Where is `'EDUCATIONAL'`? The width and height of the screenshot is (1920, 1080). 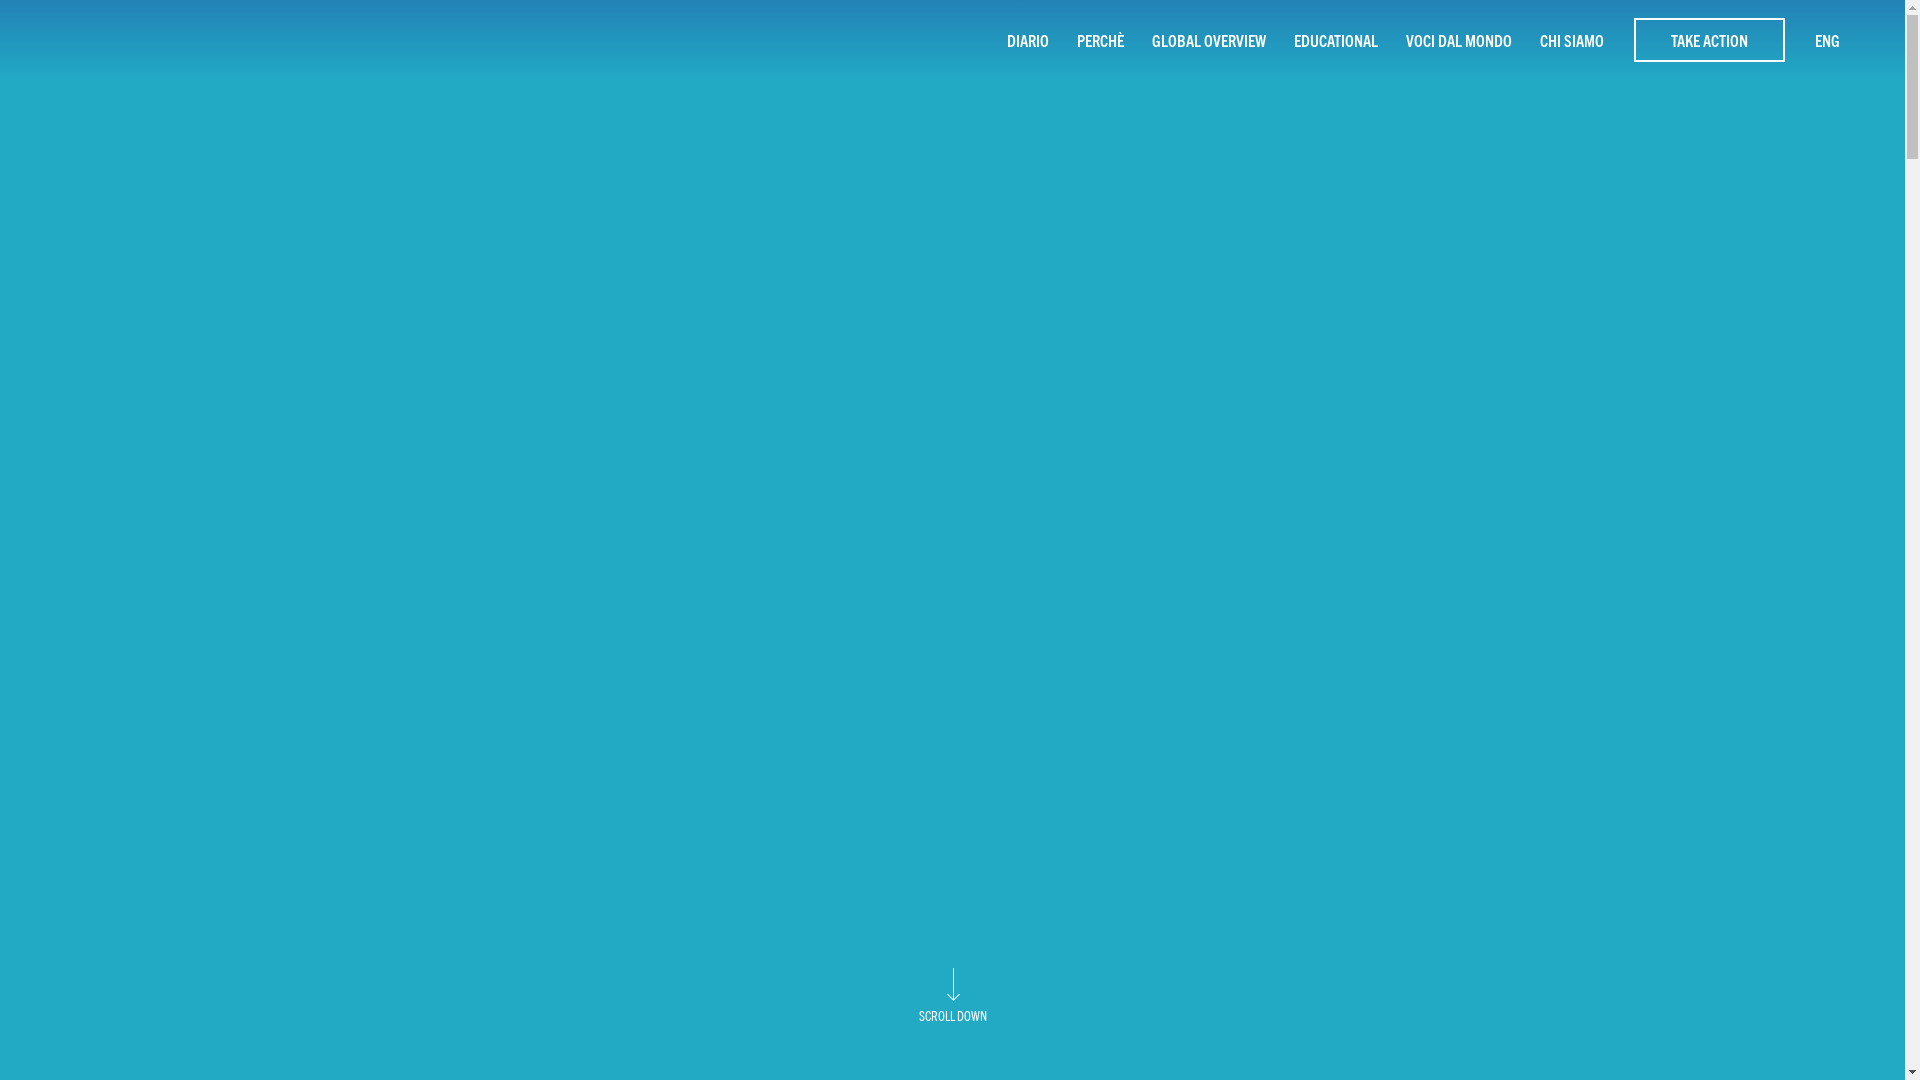
'EDUCATIONAL' is located at coordinates (1335, 39).